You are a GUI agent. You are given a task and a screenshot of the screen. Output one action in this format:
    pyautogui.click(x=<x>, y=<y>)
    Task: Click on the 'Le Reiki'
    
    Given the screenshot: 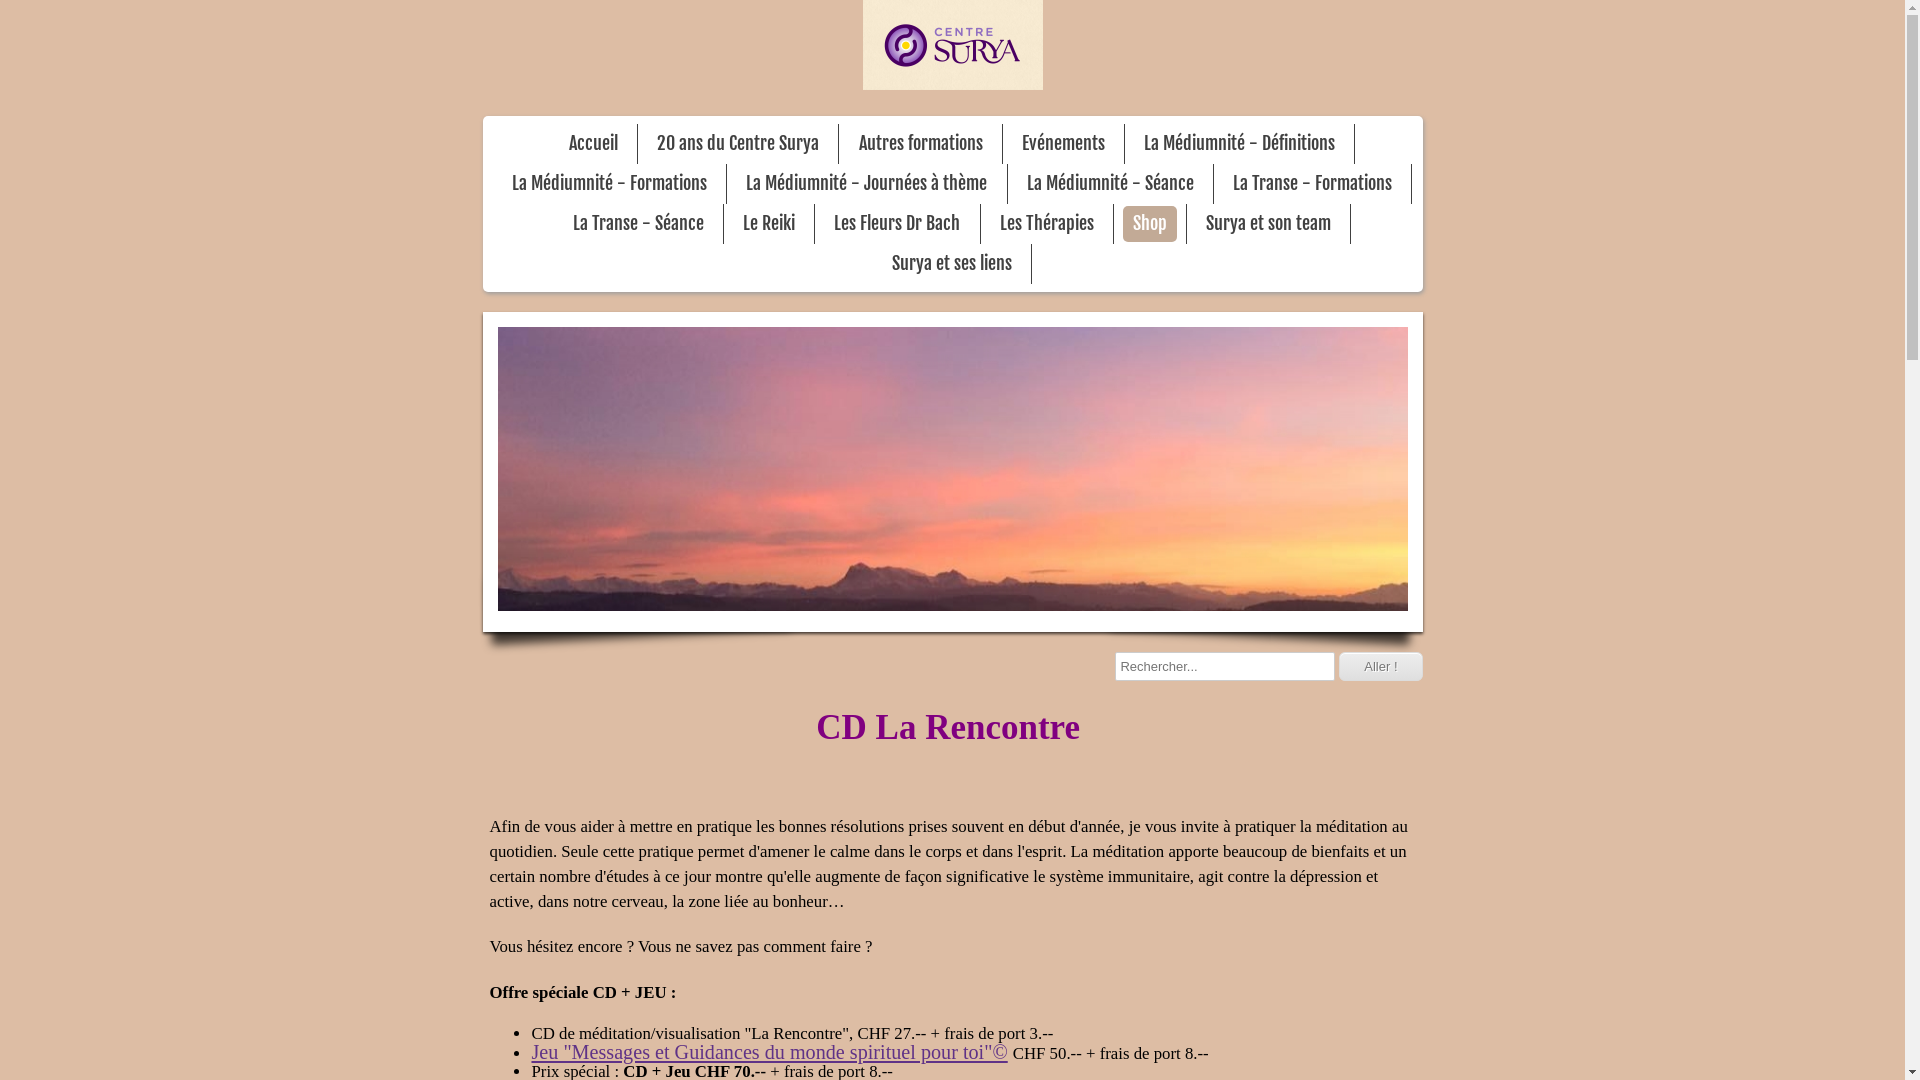 What is the action you would take?
    pyautogui.click(x=767, y=223)
    